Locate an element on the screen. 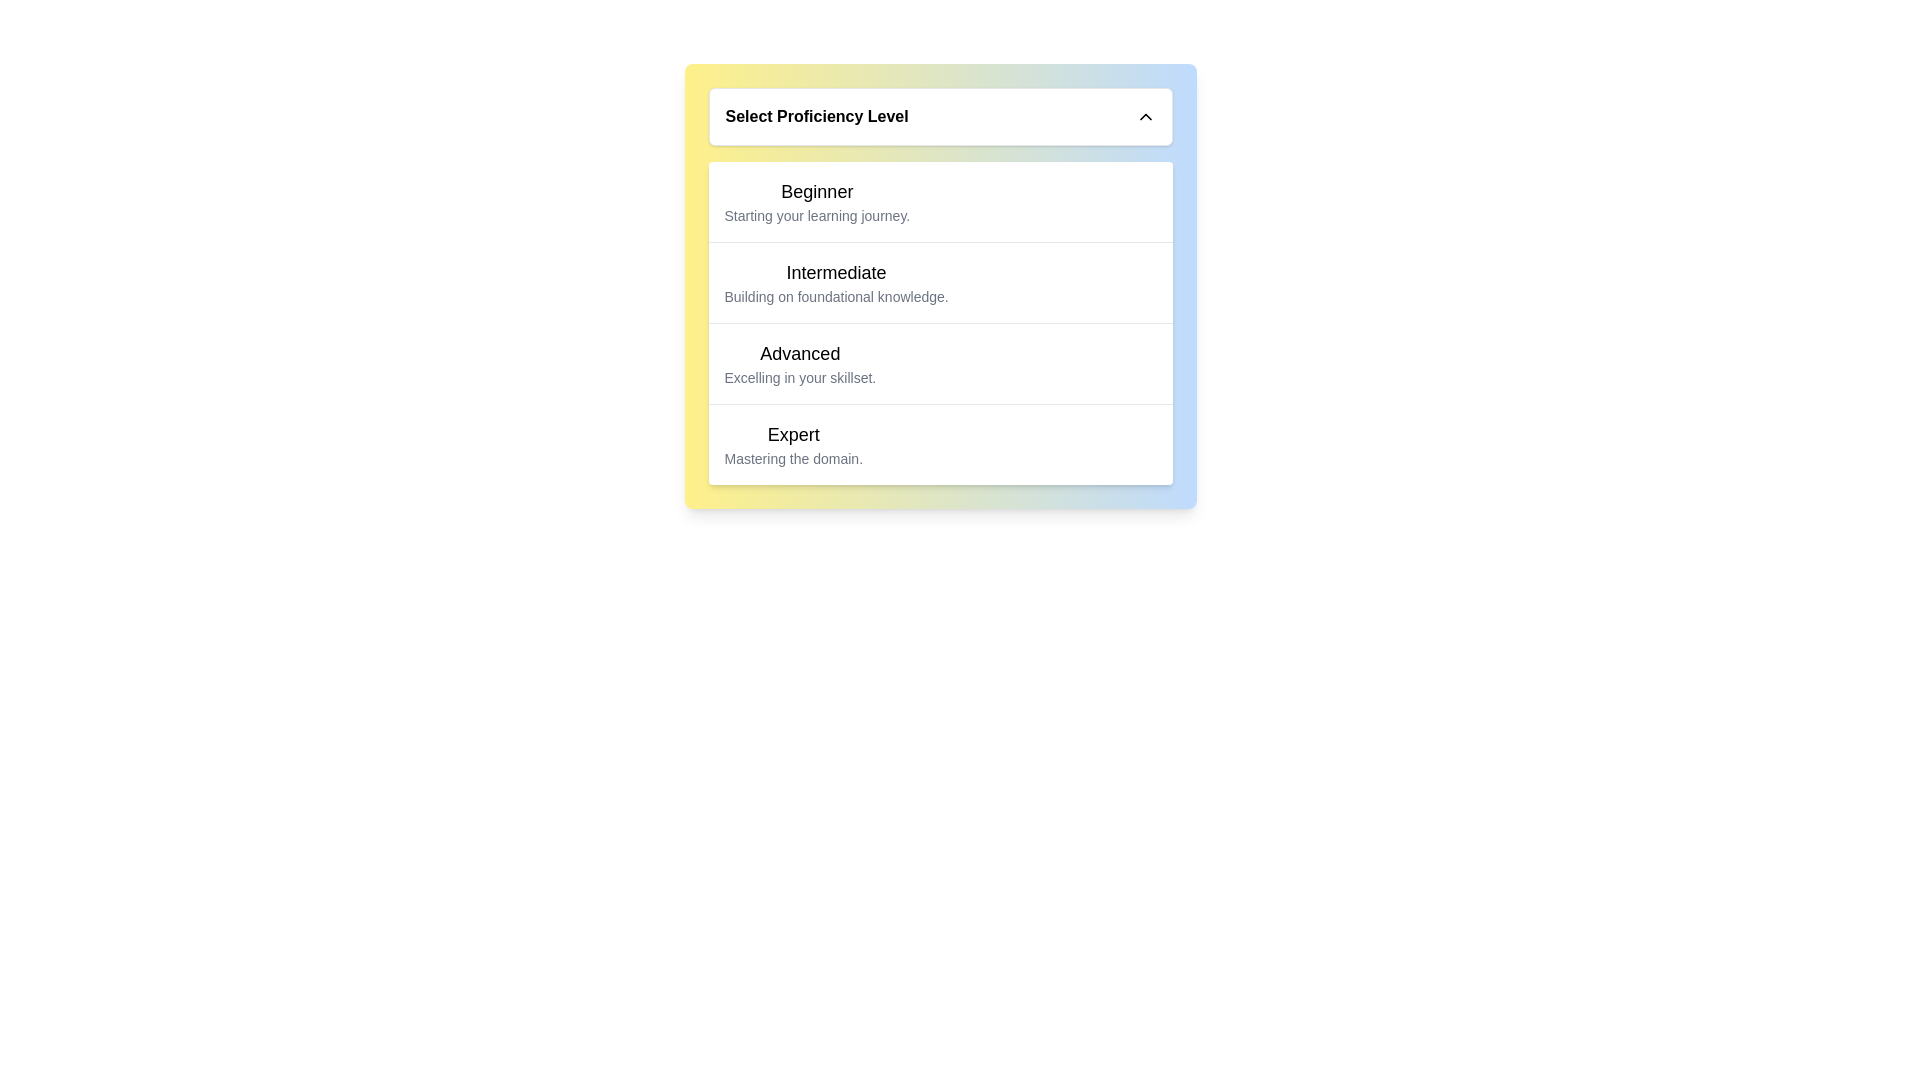 The width and height of the screenshot is (1920, 1080). the selectable list item titled 'Intermediate' in the dropdown menu 'Select Proficiency Level' is located at coordinates (836, 282).